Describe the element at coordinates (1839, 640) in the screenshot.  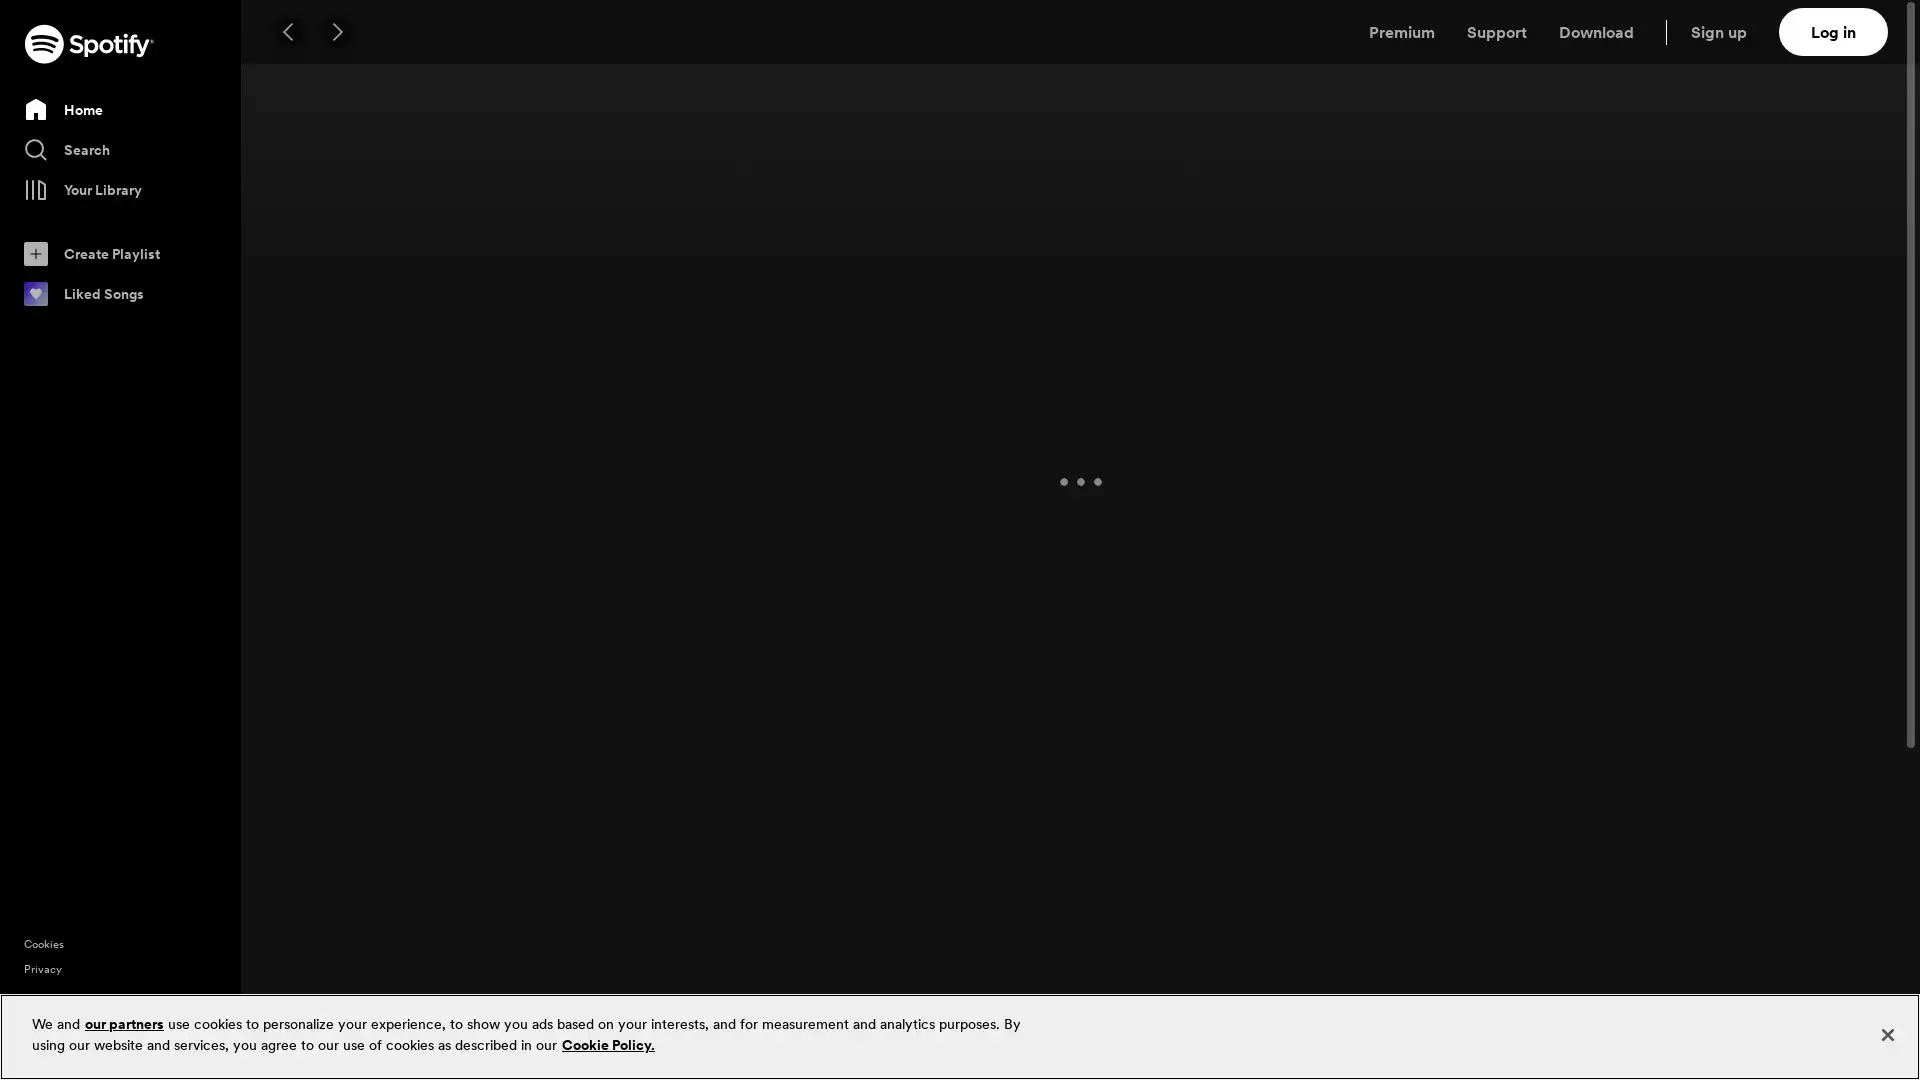
I see `Play Peaceful Guitar` at that location.